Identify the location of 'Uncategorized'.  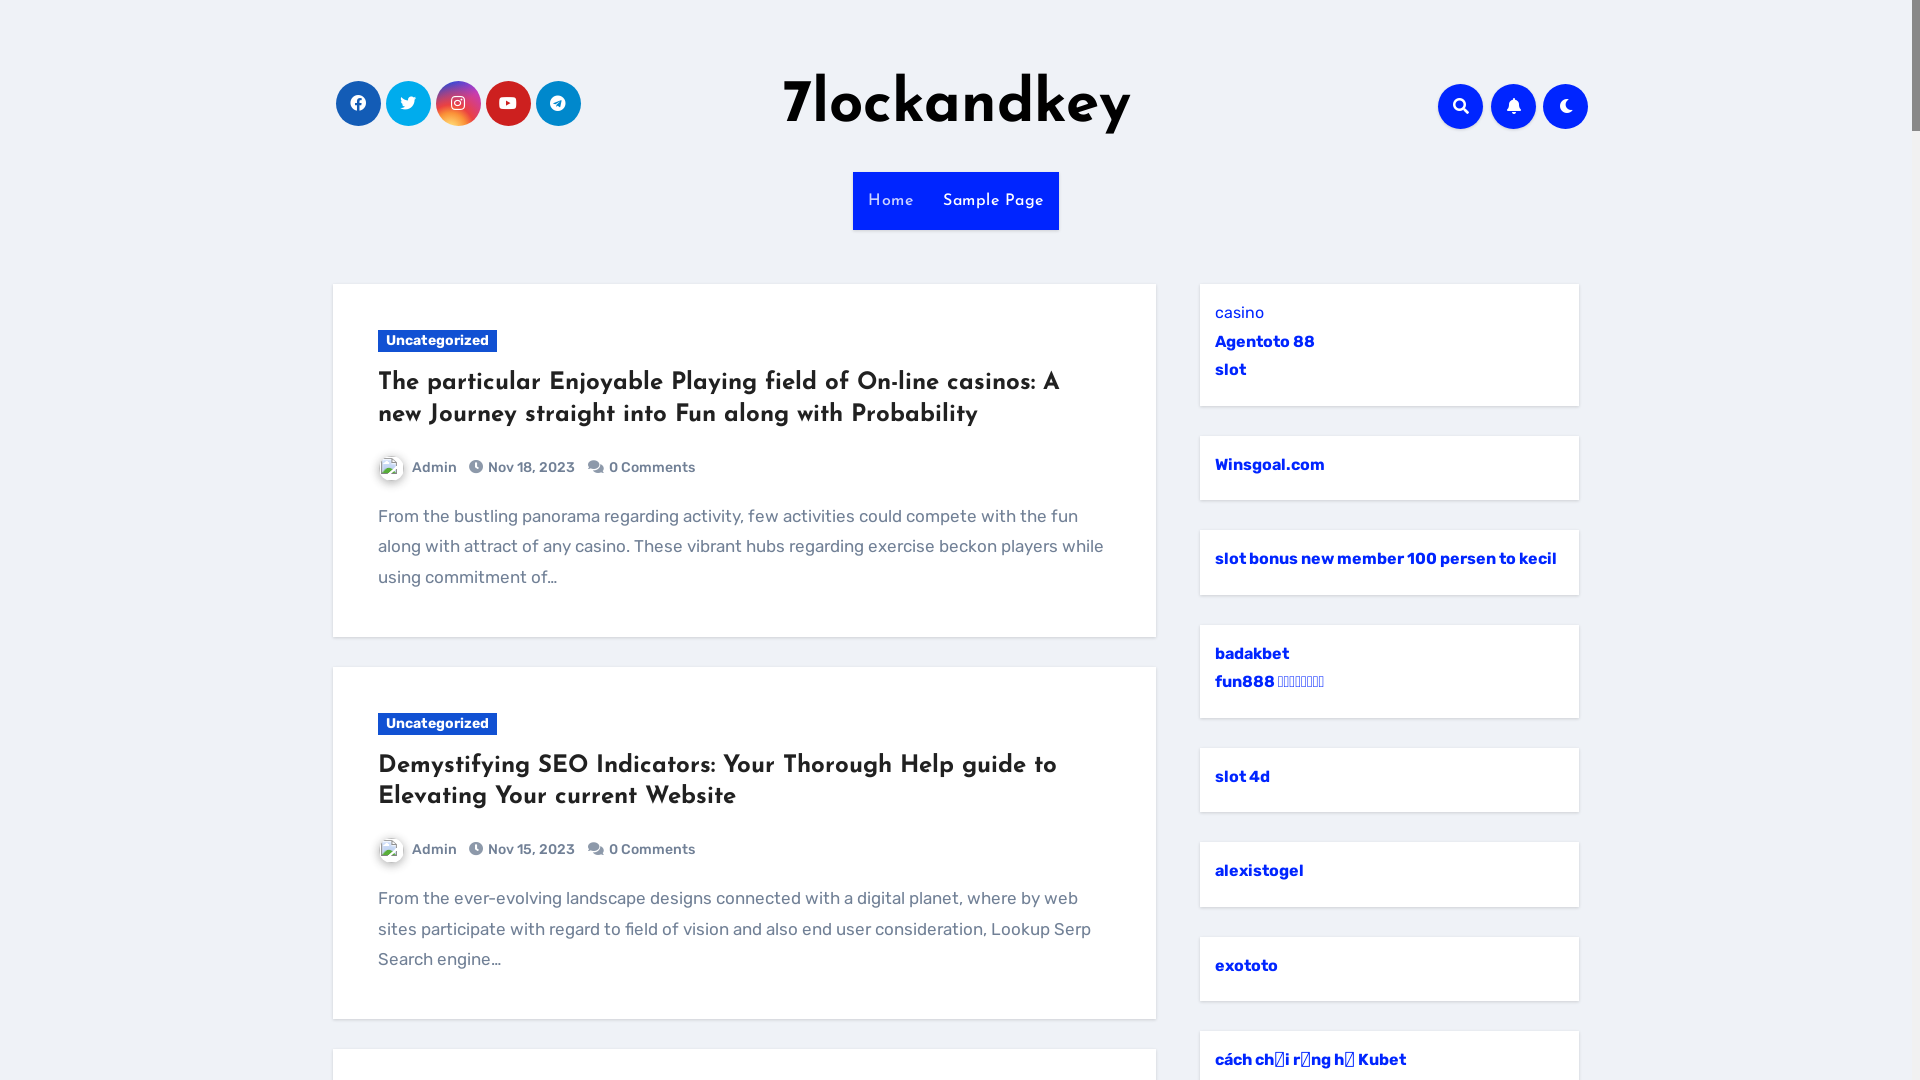
(436, 339).